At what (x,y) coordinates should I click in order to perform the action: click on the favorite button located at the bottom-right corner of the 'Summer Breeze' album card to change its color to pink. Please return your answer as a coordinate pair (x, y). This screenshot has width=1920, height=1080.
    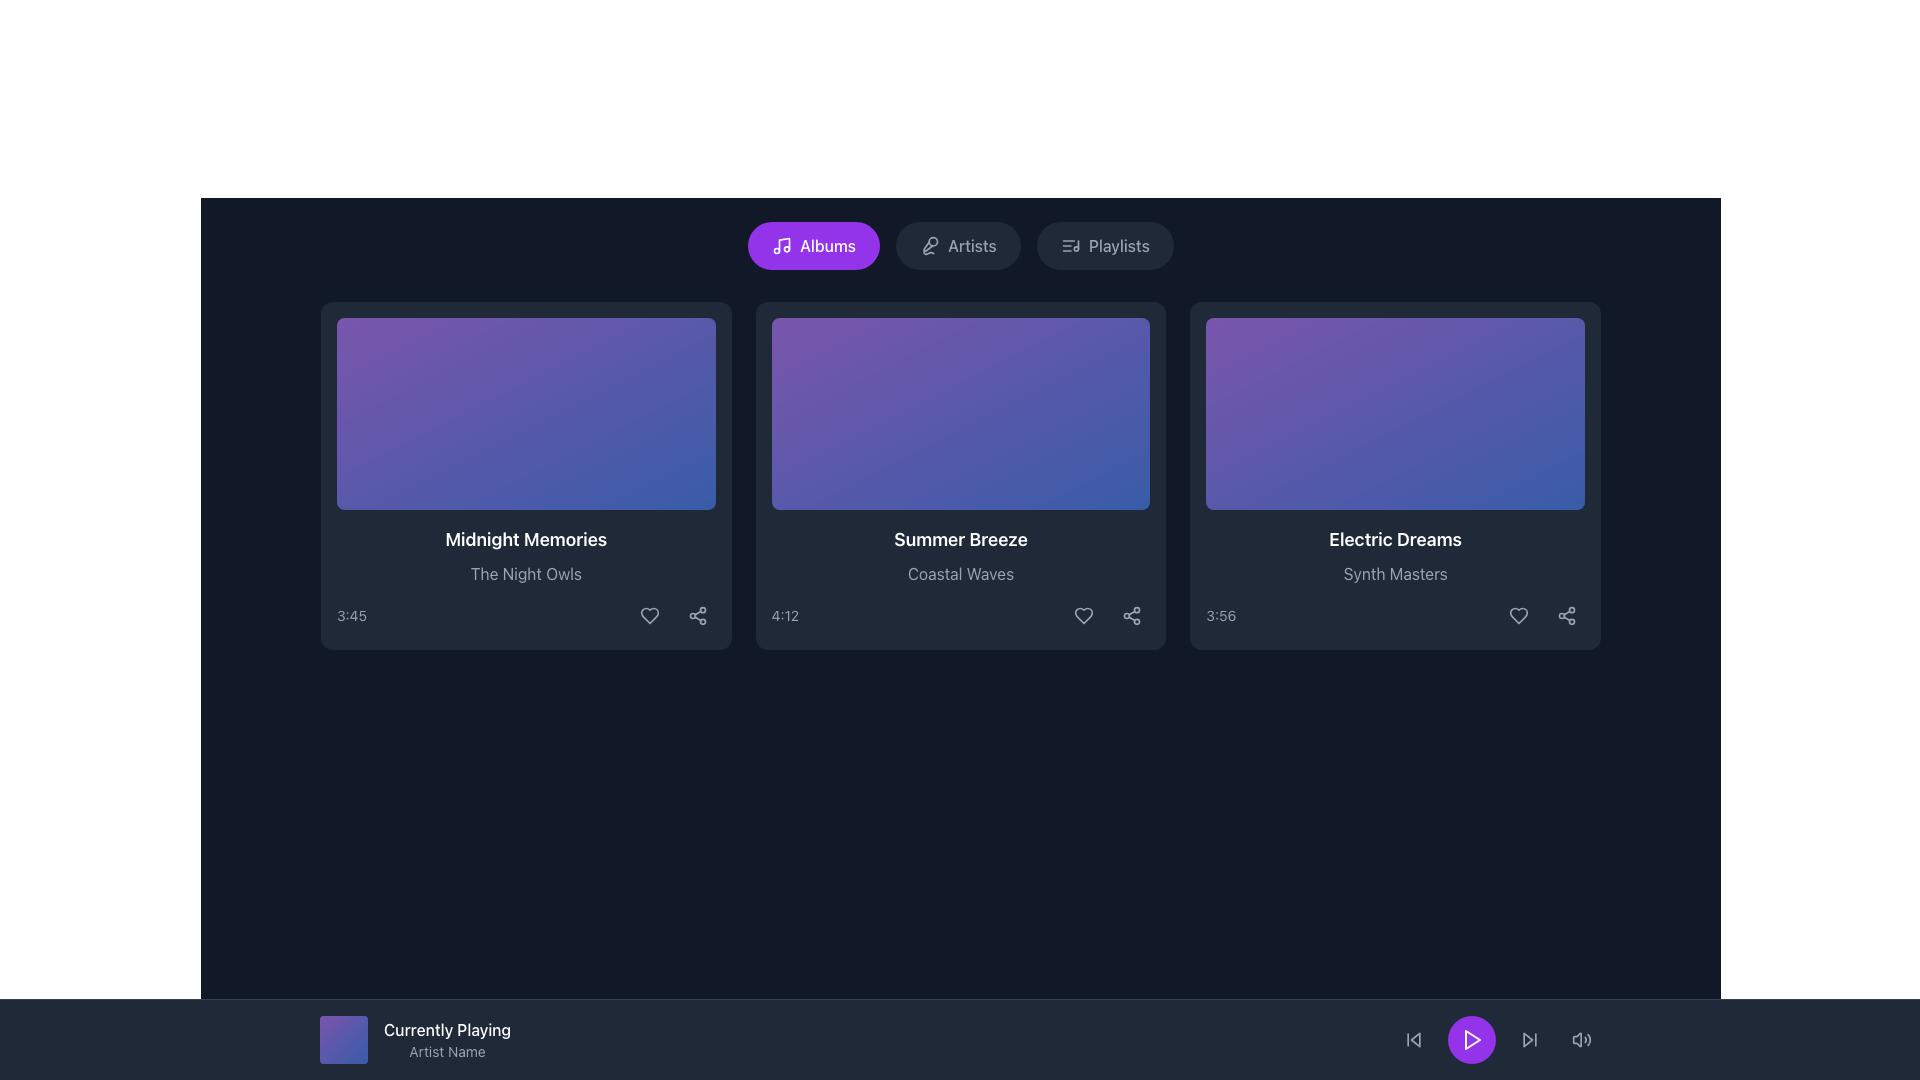
    Looking at the image, I should click on (1083, 615).